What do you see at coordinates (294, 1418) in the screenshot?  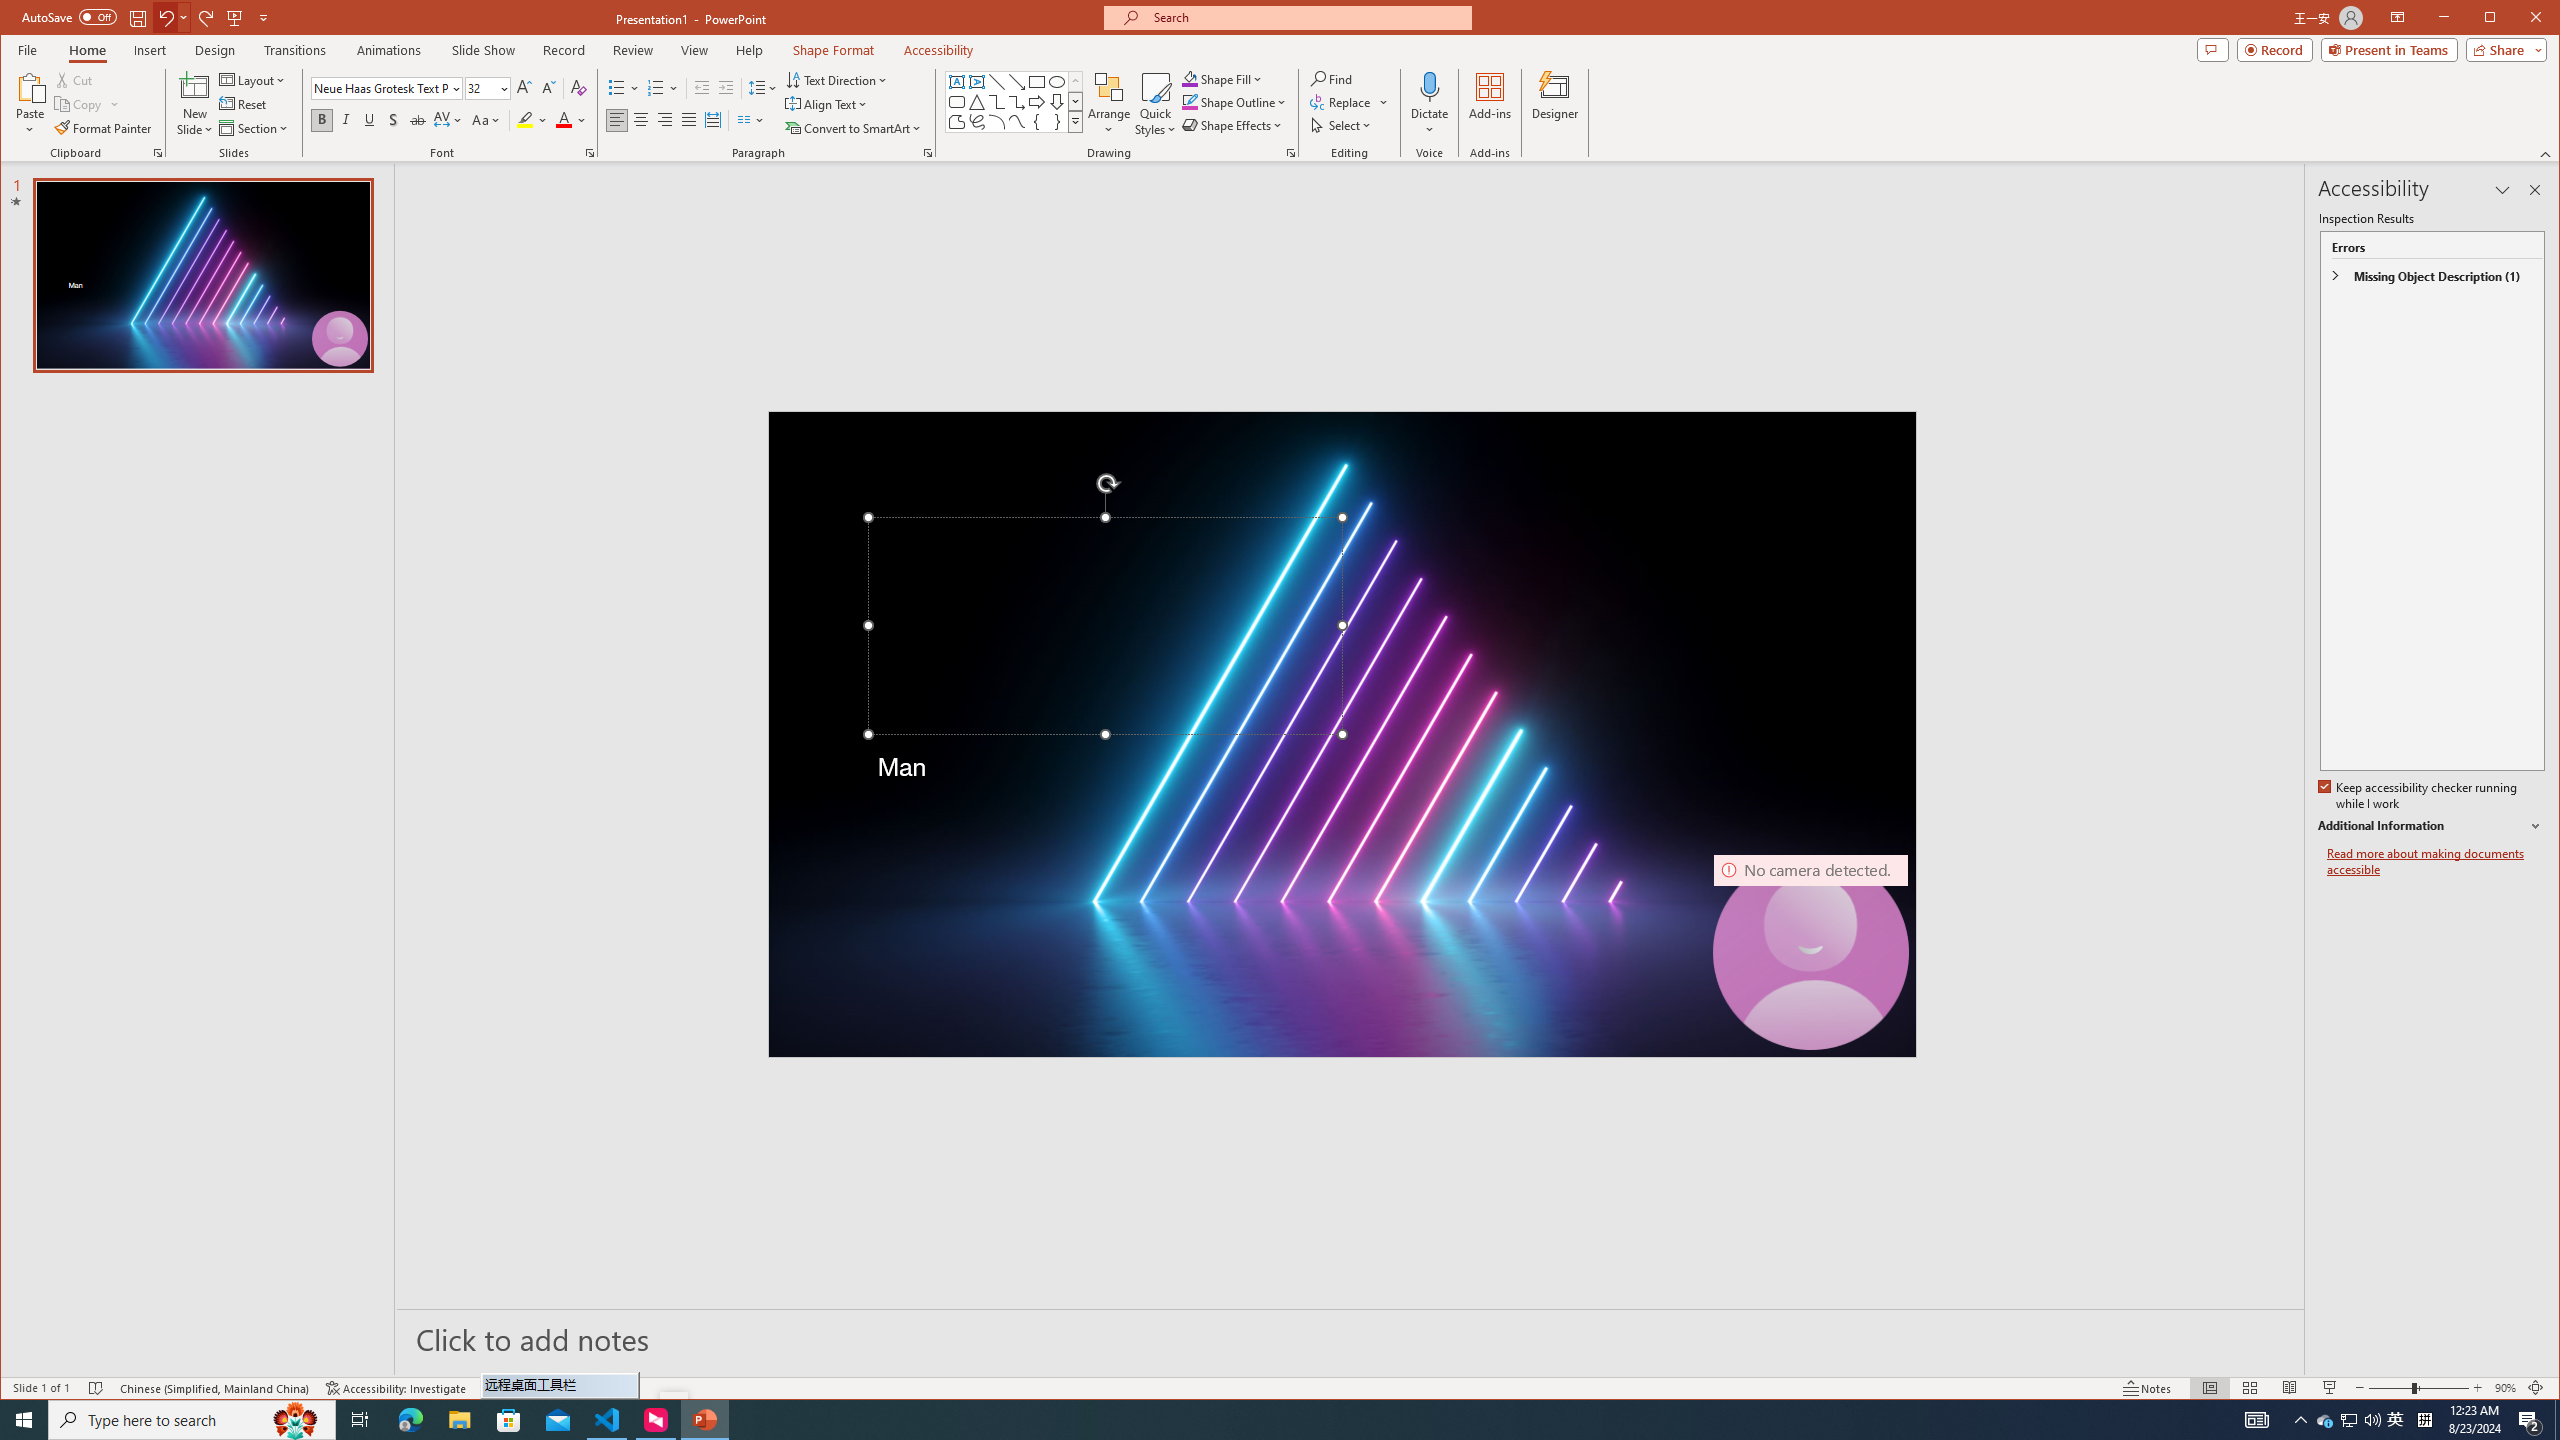 I see `'Search highlights icon opens search home window'` at bounding box center [294, 1418].